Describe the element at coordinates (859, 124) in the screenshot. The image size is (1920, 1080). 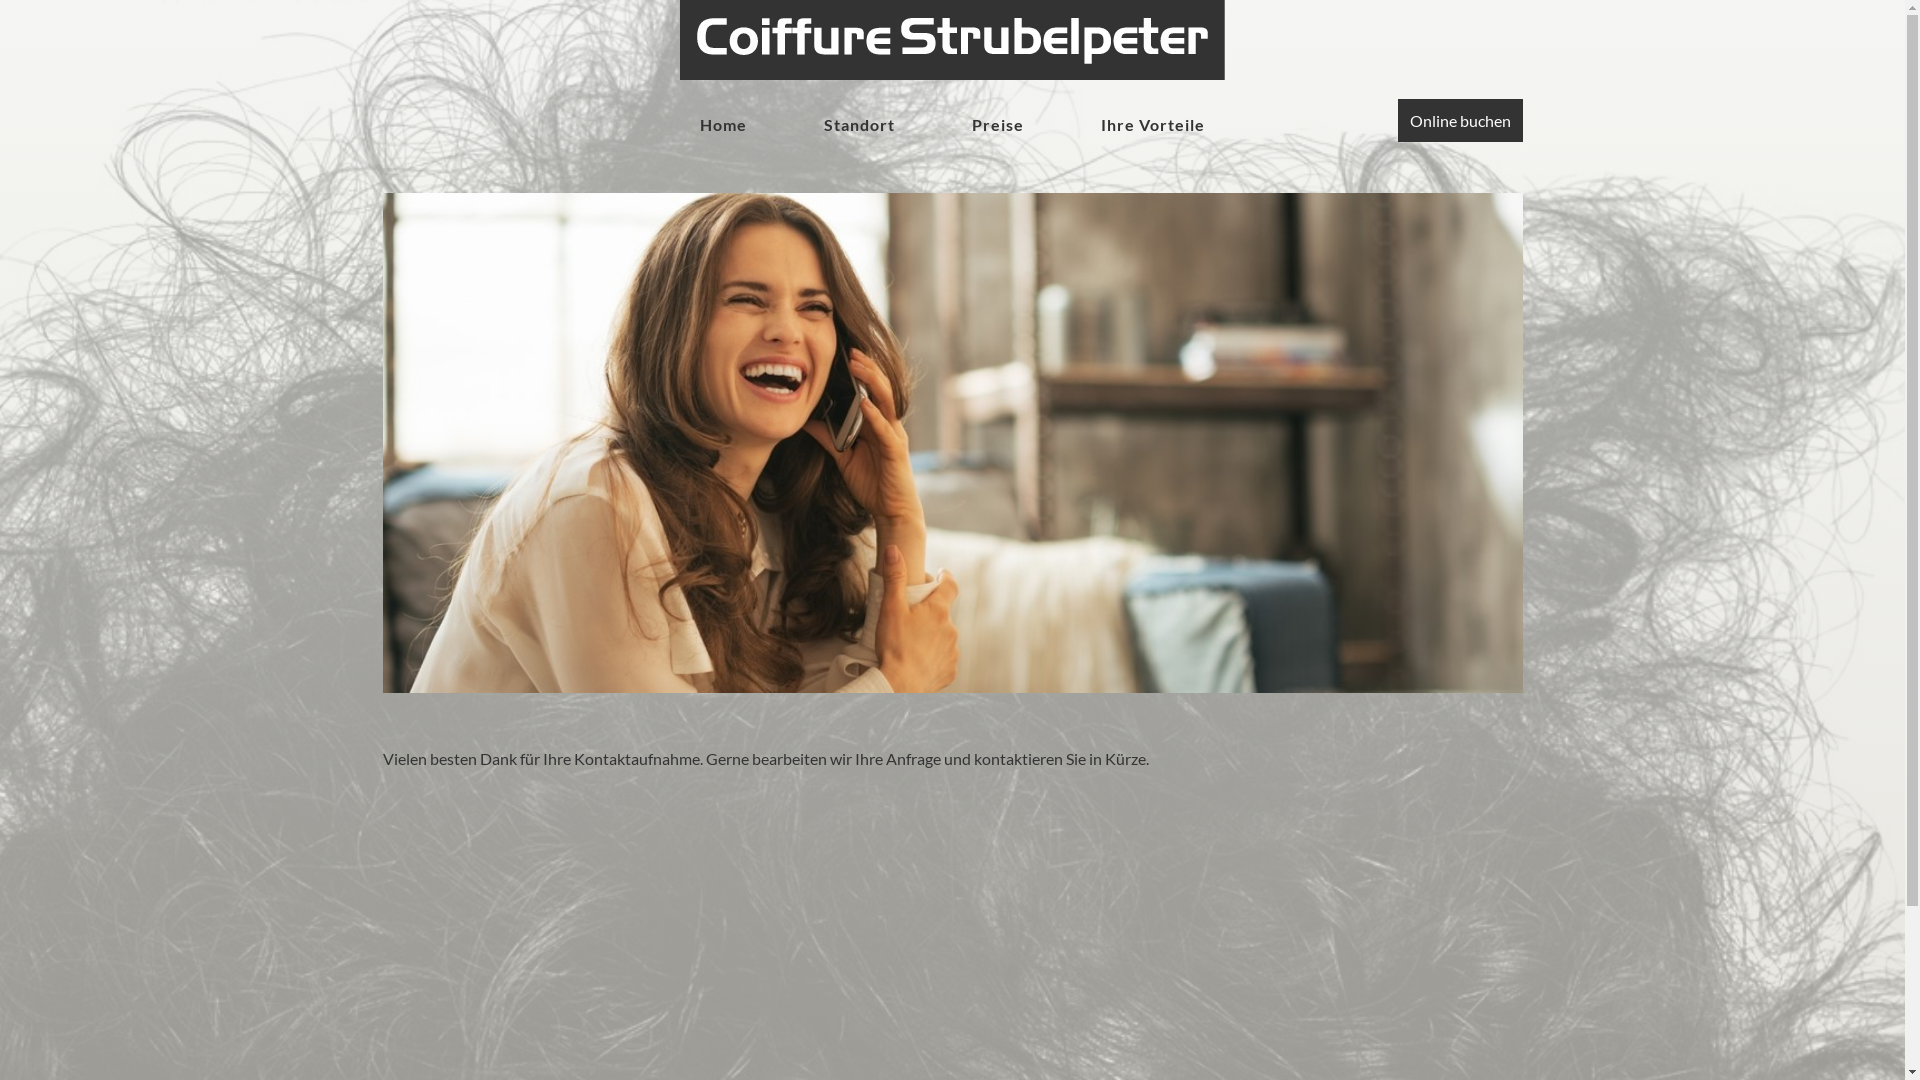
I see `'Standort'` at that location.